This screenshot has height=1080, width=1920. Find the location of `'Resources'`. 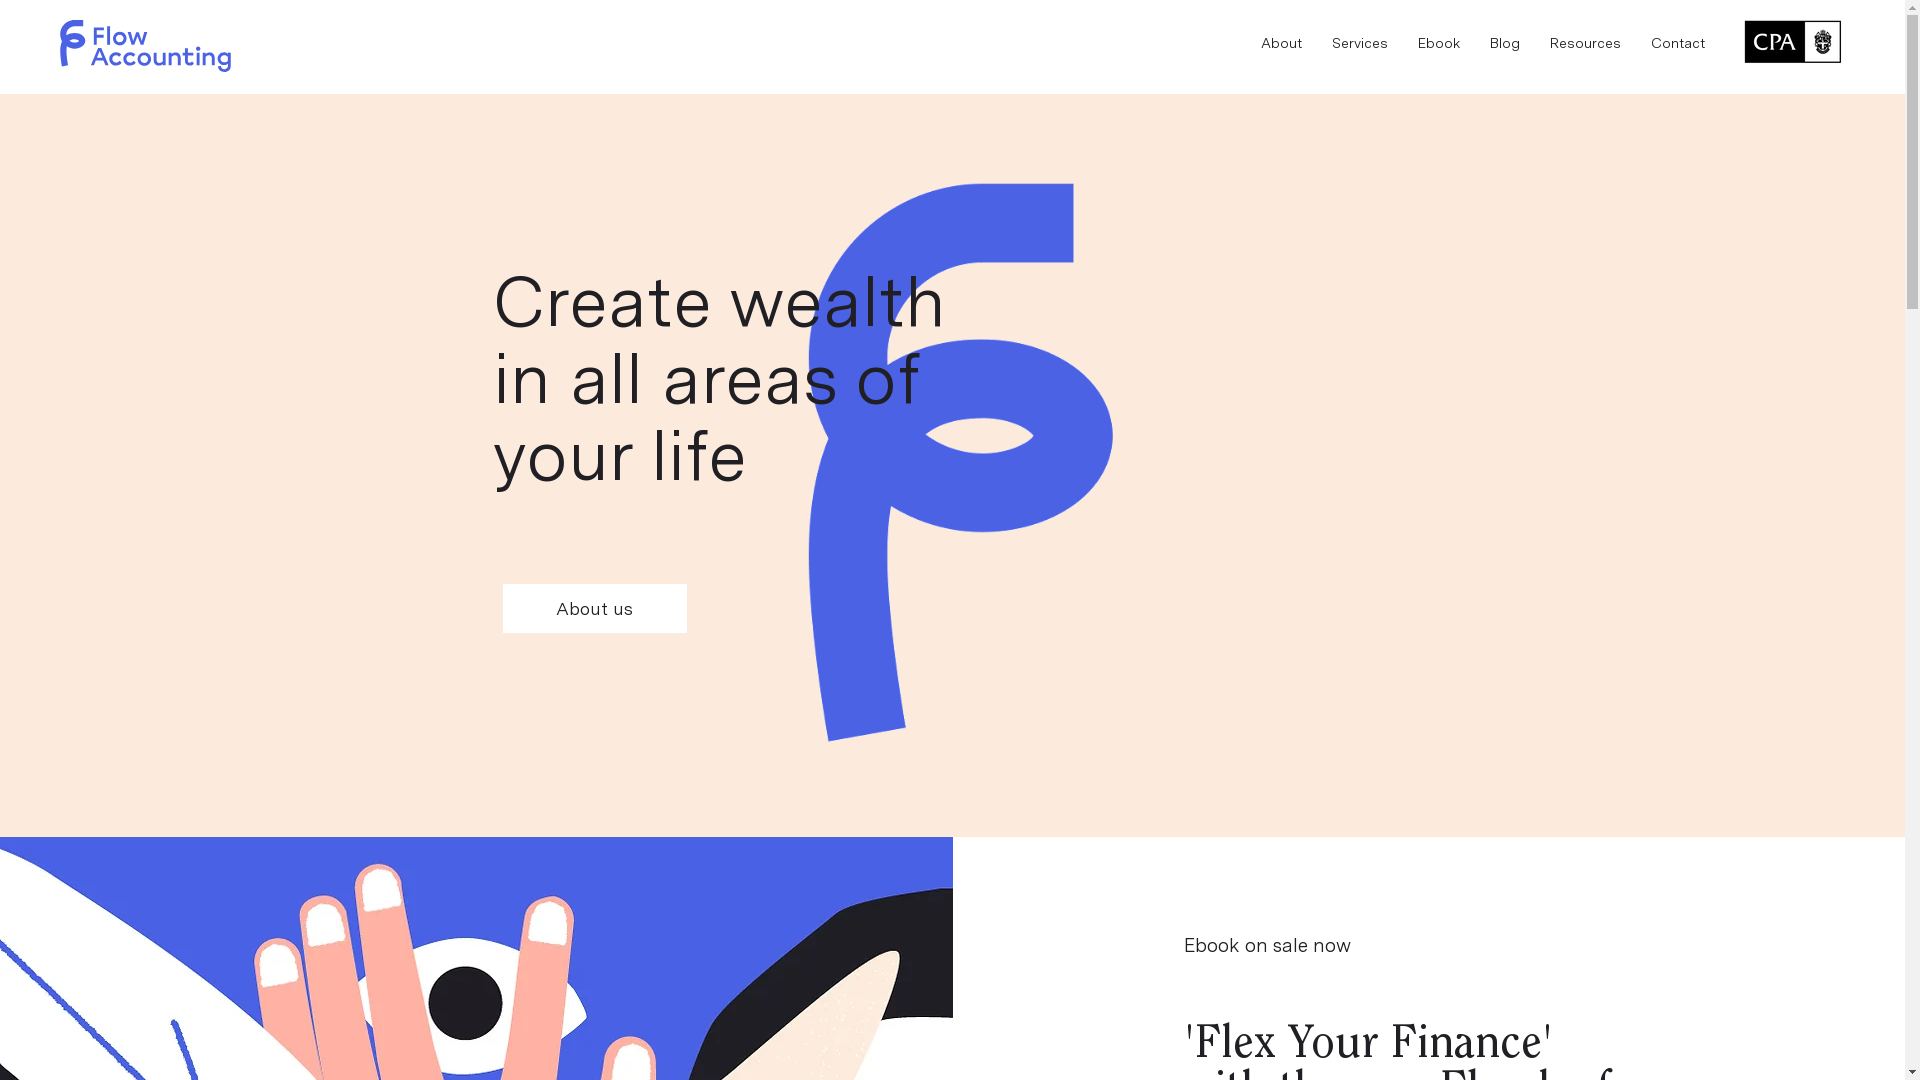

'Resources' is located at coordinates (1534, 43).